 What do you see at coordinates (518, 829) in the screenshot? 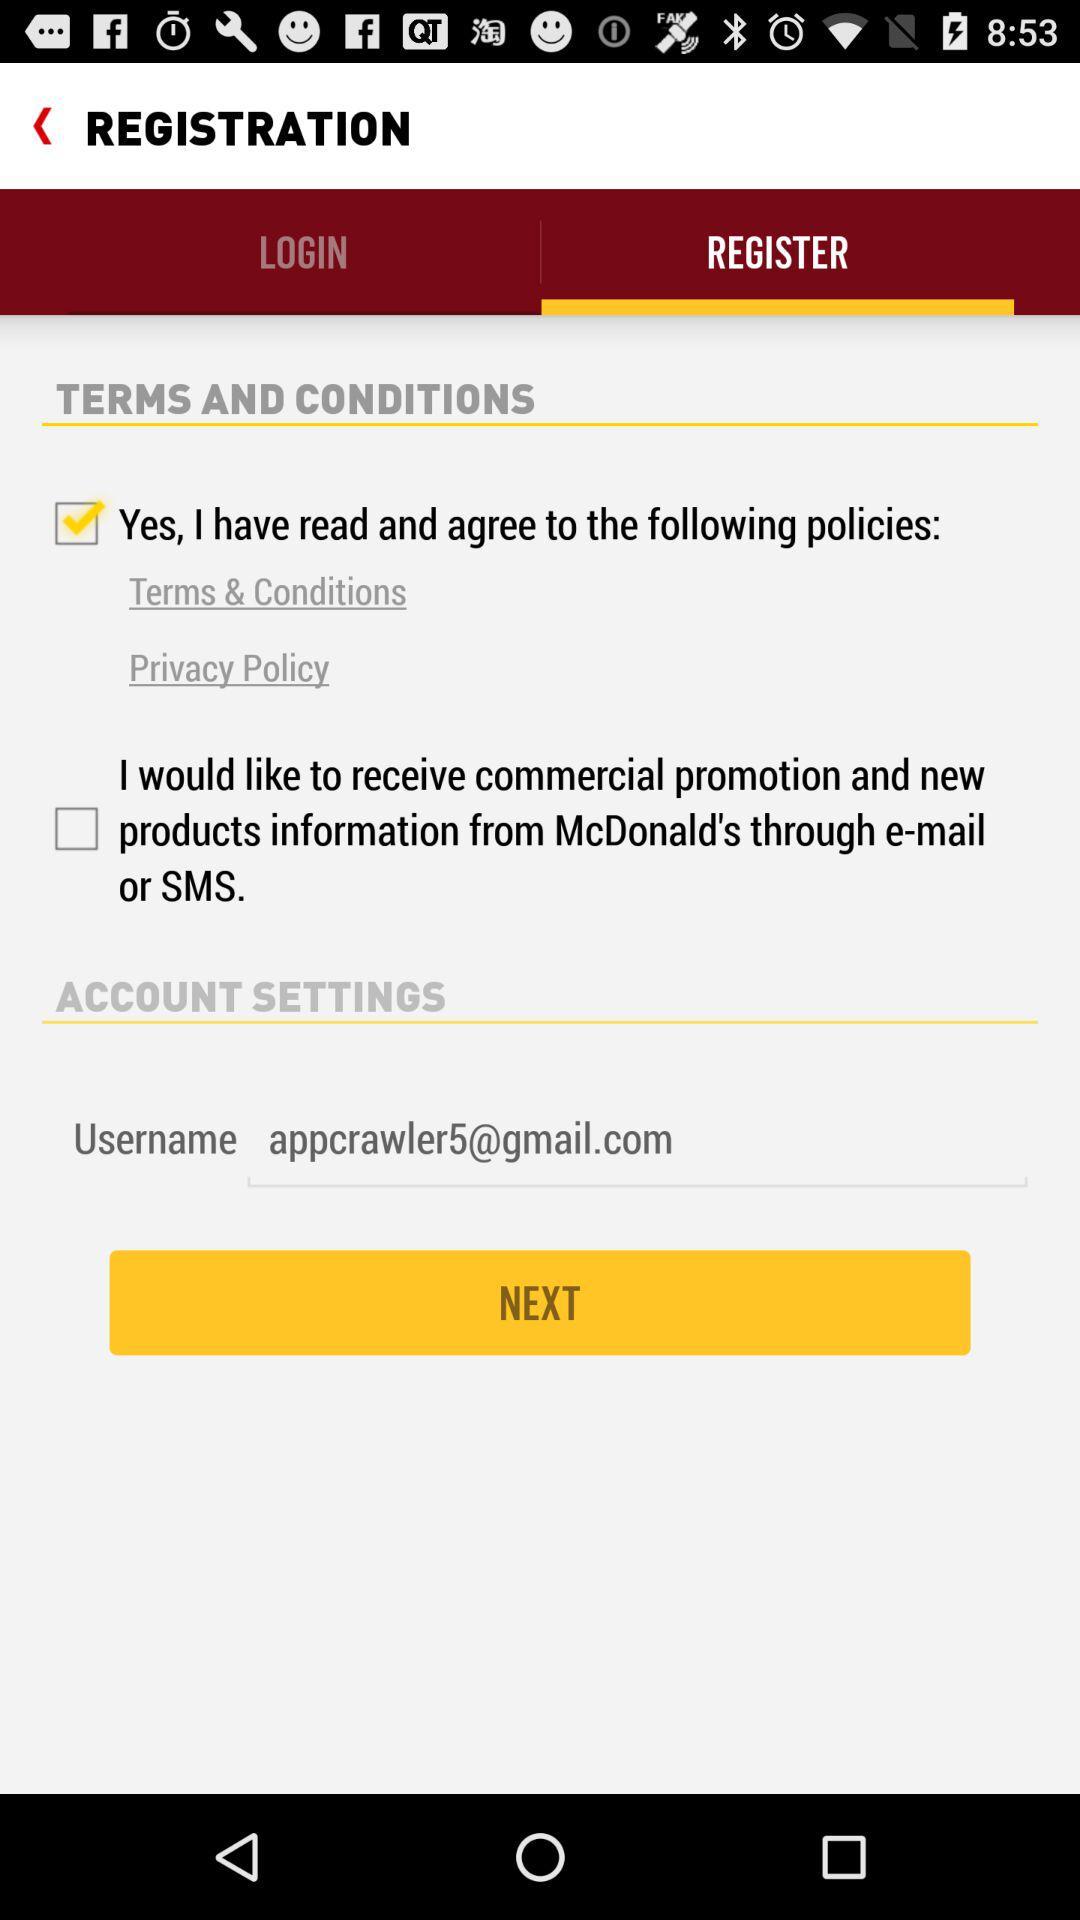
I see `item below privacy policy icon` at bounding box center [518, 829].